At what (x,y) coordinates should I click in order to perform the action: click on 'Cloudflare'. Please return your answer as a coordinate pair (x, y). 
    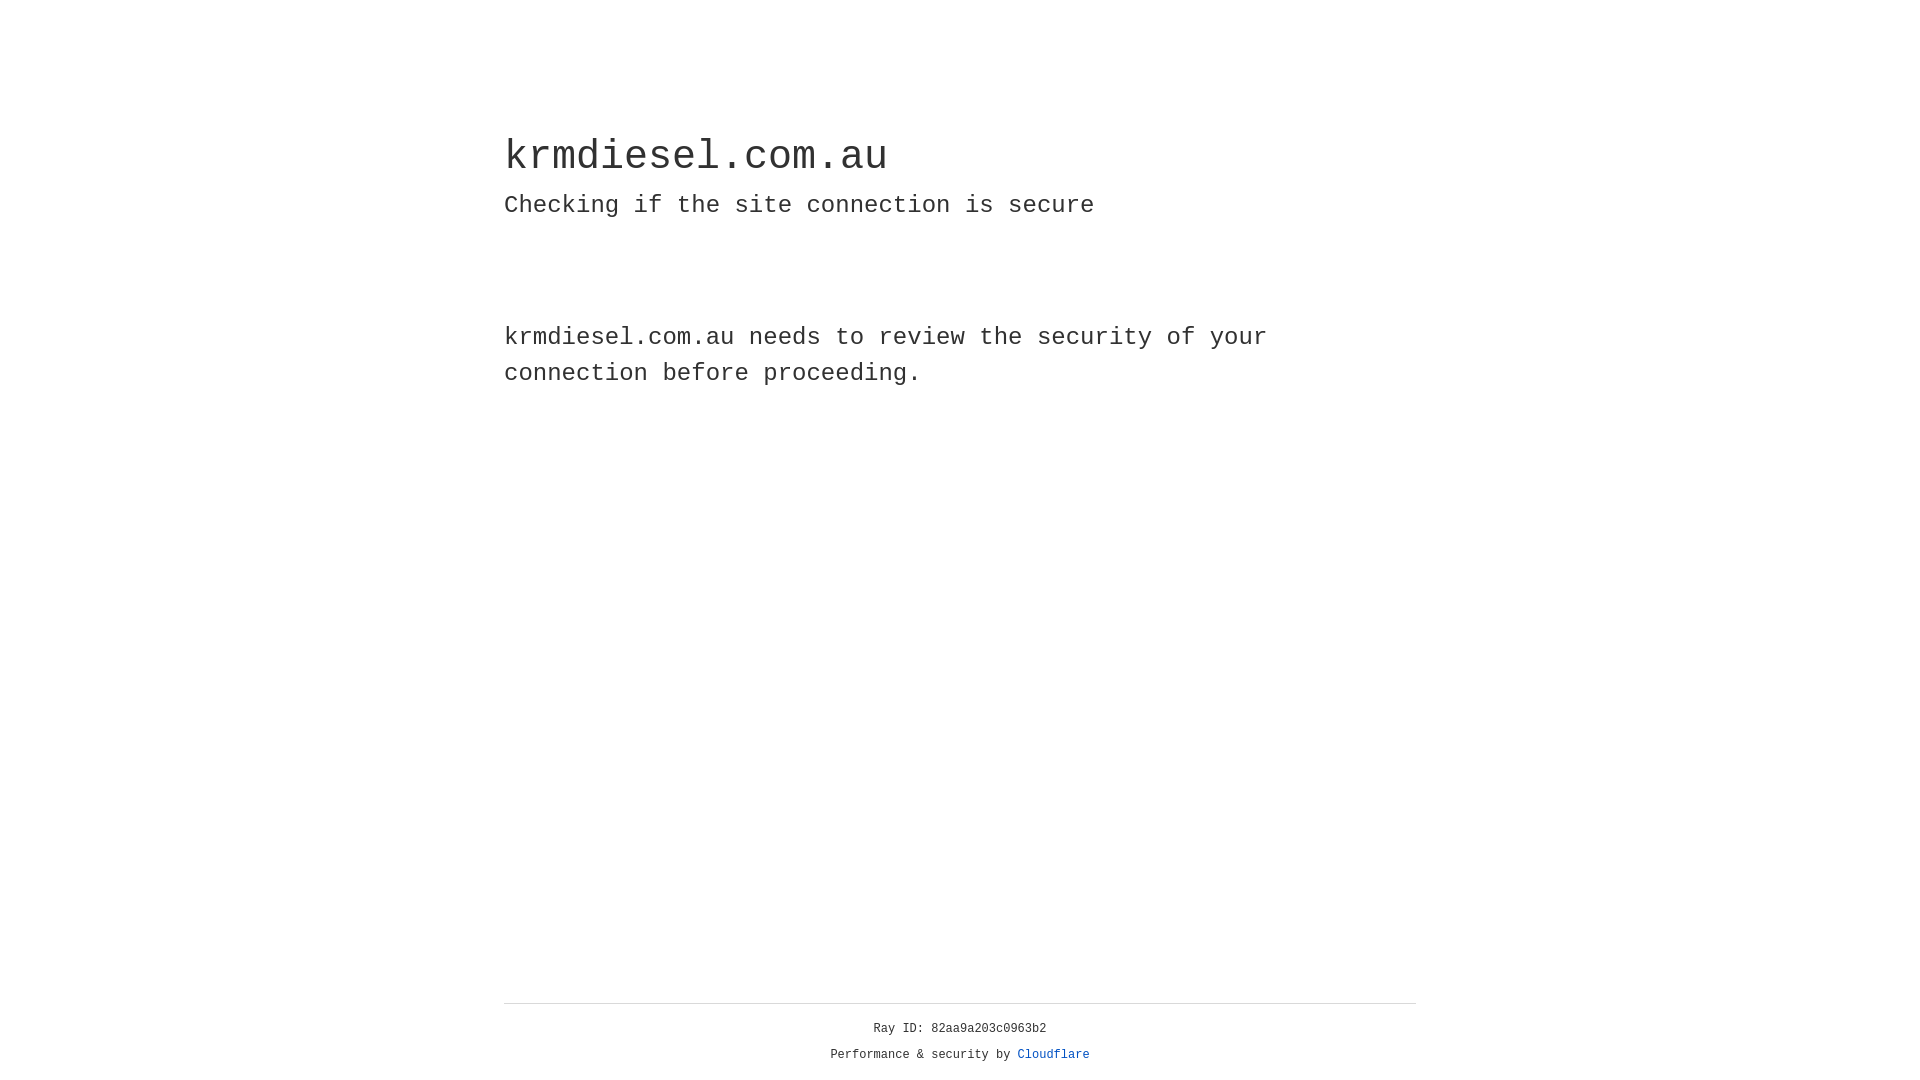
    Looking at the image, I should click on (1017, 1054).